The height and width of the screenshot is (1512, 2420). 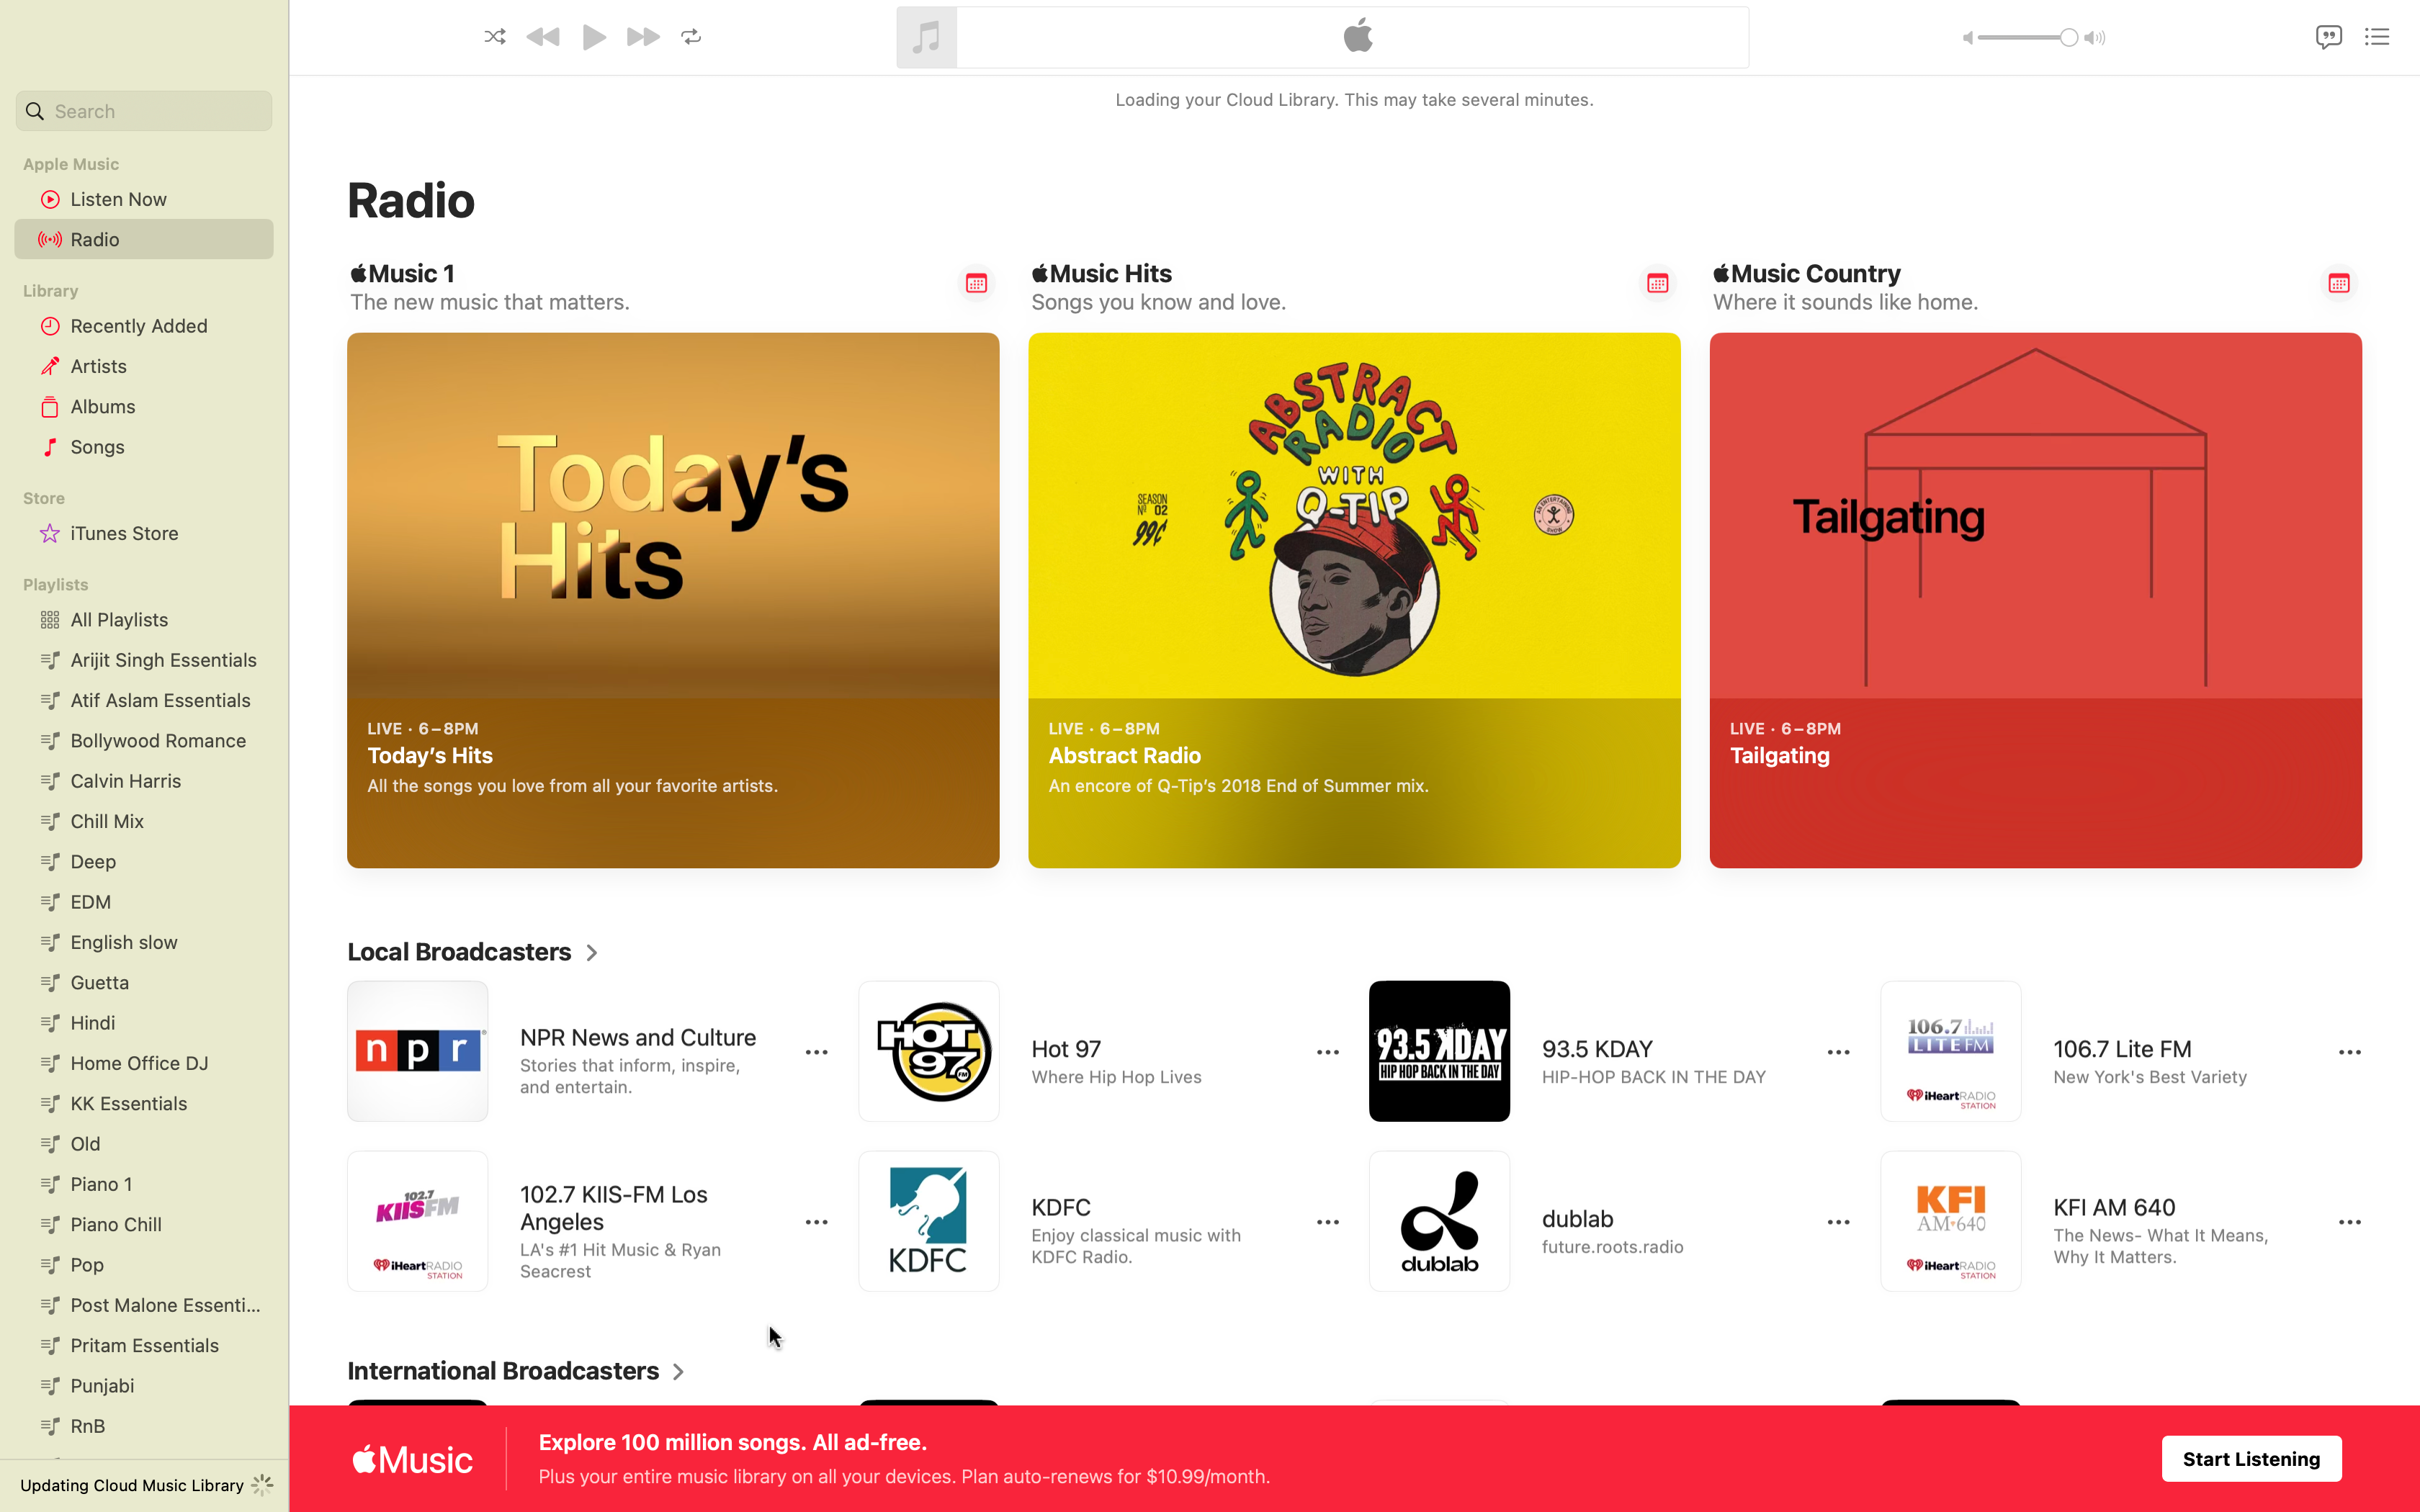 What do you see at coordinates (976, 282) in the screenshot?
I see `a reminder for the track "Music 1` at bounding box center [976, 282].